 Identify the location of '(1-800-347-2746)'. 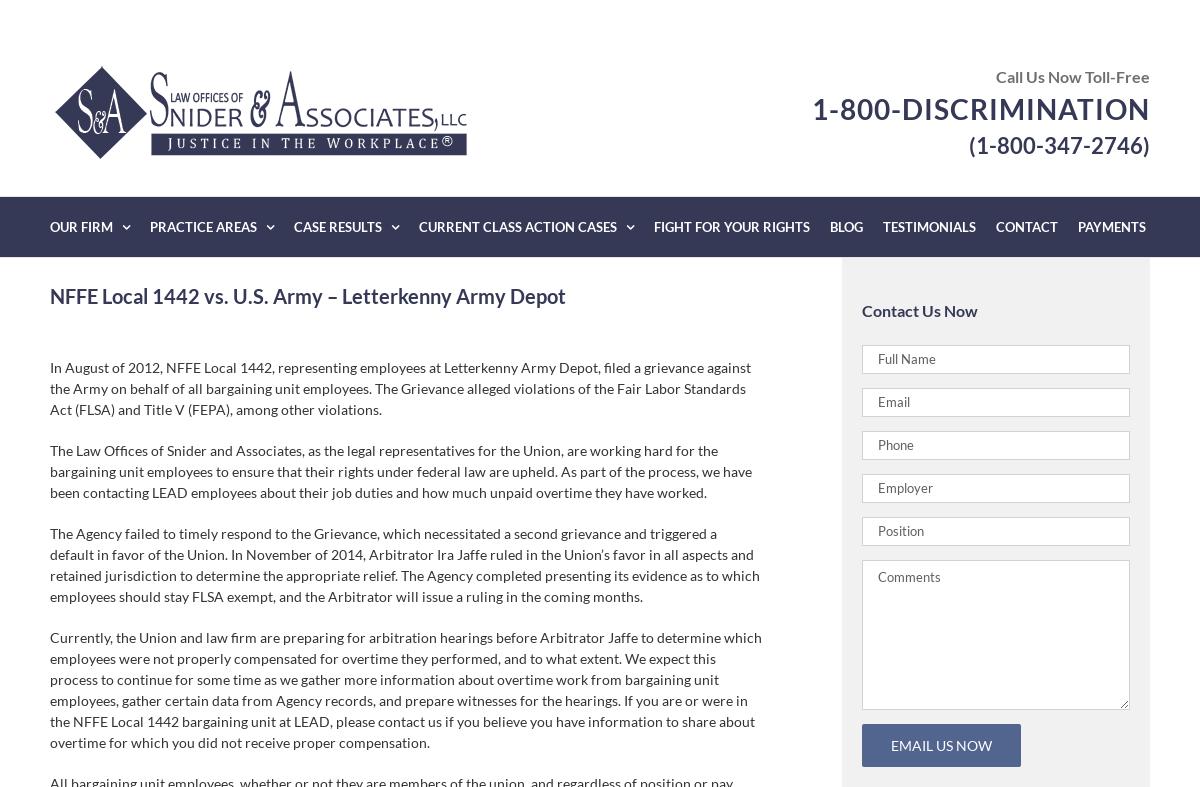
(1058, 145).